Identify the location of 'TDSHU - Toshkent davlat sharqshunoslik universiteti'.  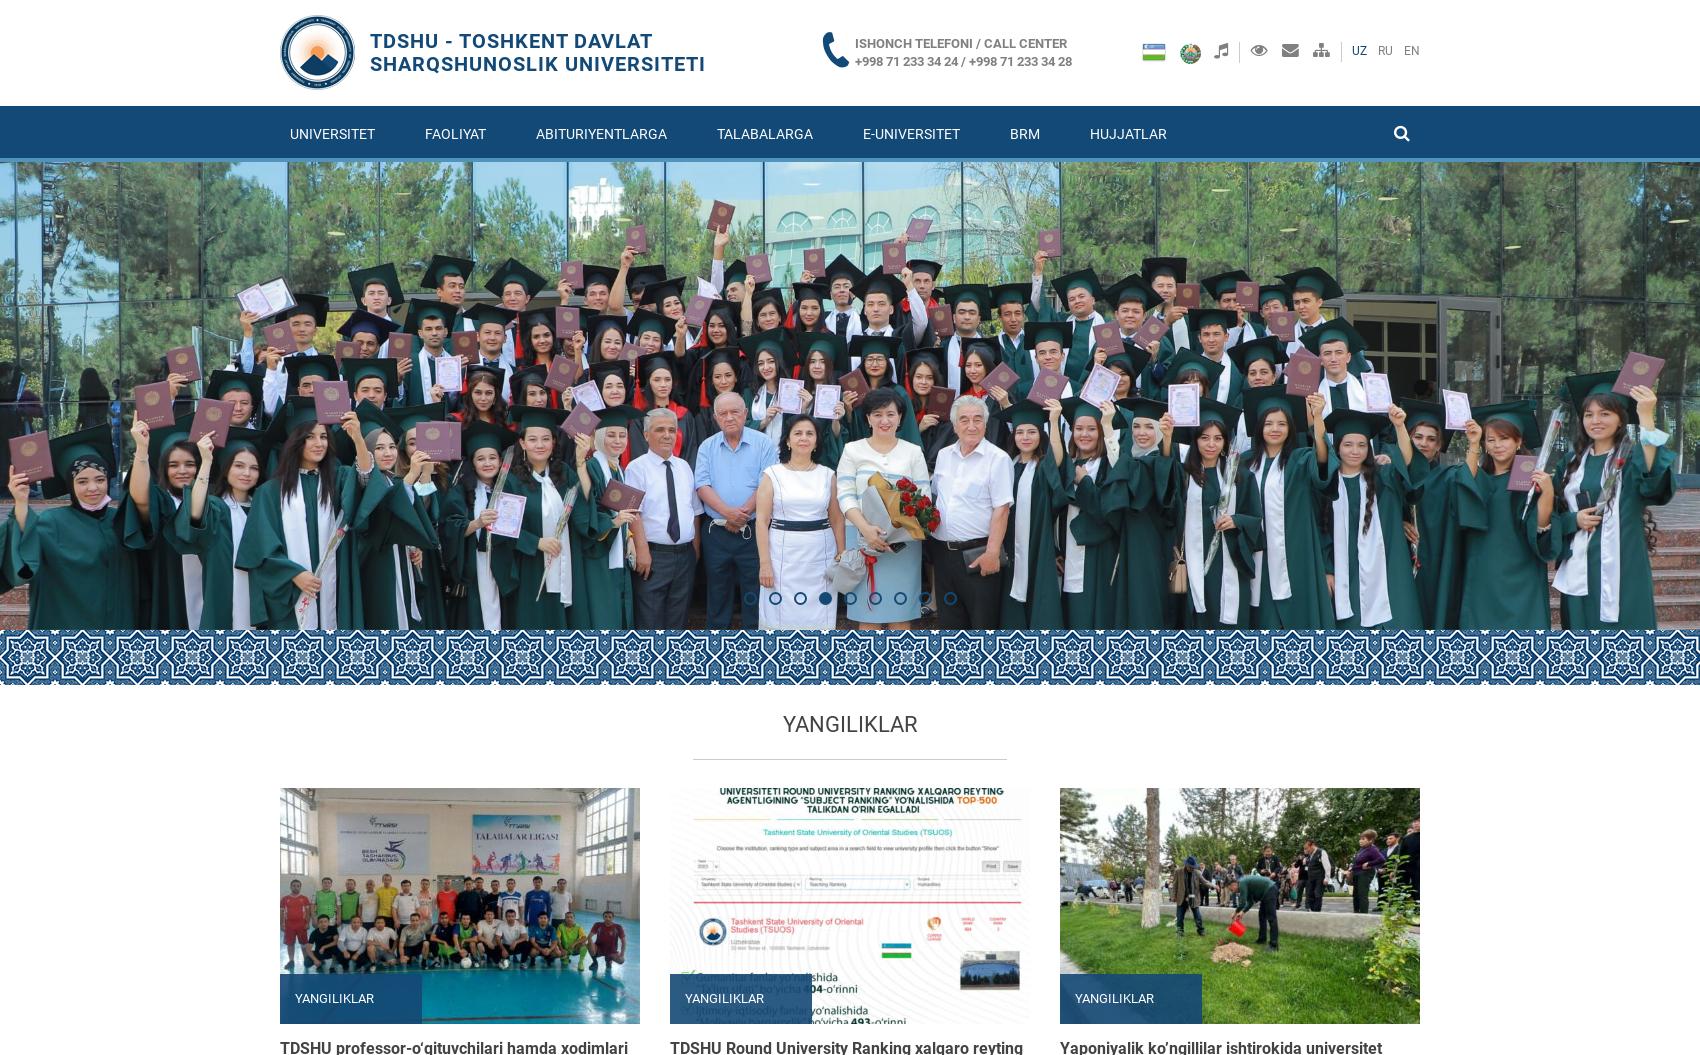
(537, 52).